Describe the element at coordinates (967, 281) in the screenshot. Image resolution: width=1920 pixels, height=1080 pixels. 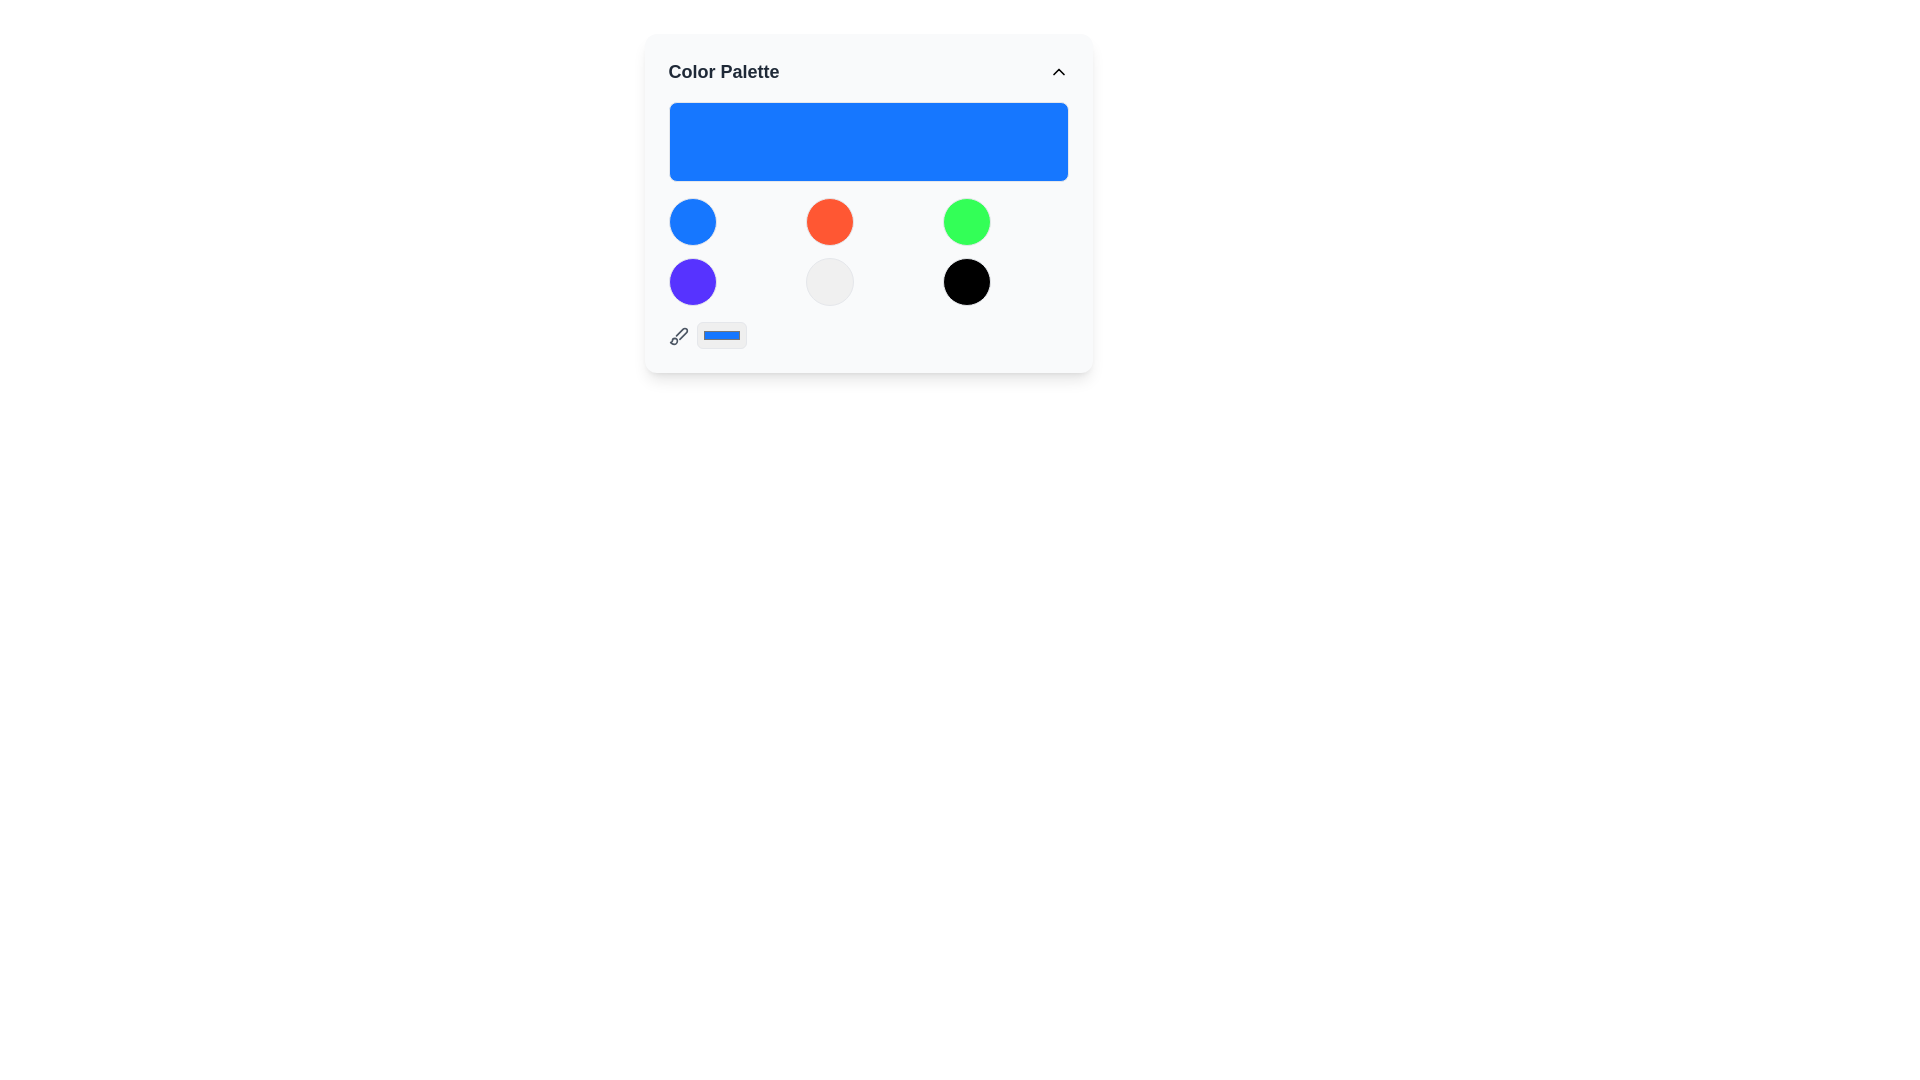
I see `the circular button with a black background located in the second row, third column of the grid layout` at that location.